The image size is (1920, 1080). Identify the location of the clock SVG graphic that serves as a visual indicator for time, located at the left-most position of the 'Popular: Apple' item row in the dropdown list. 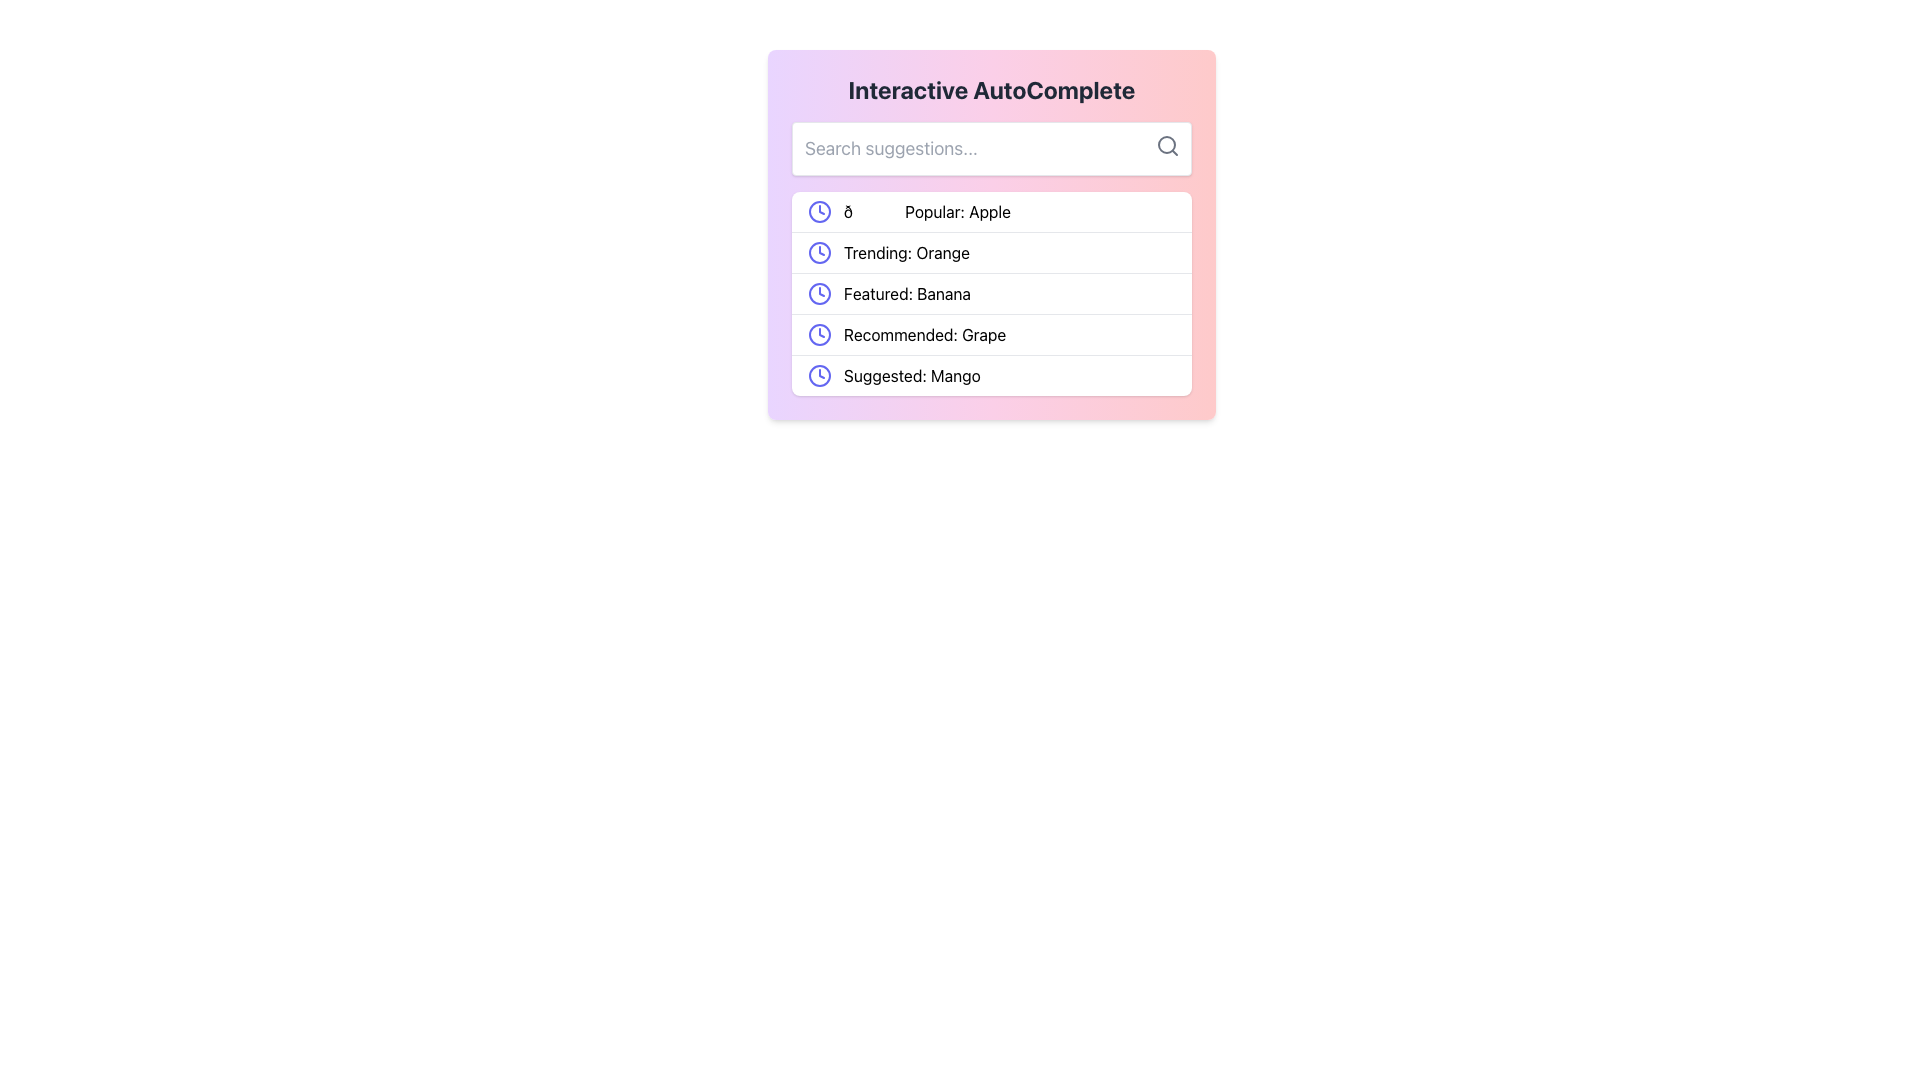
(820, 212).